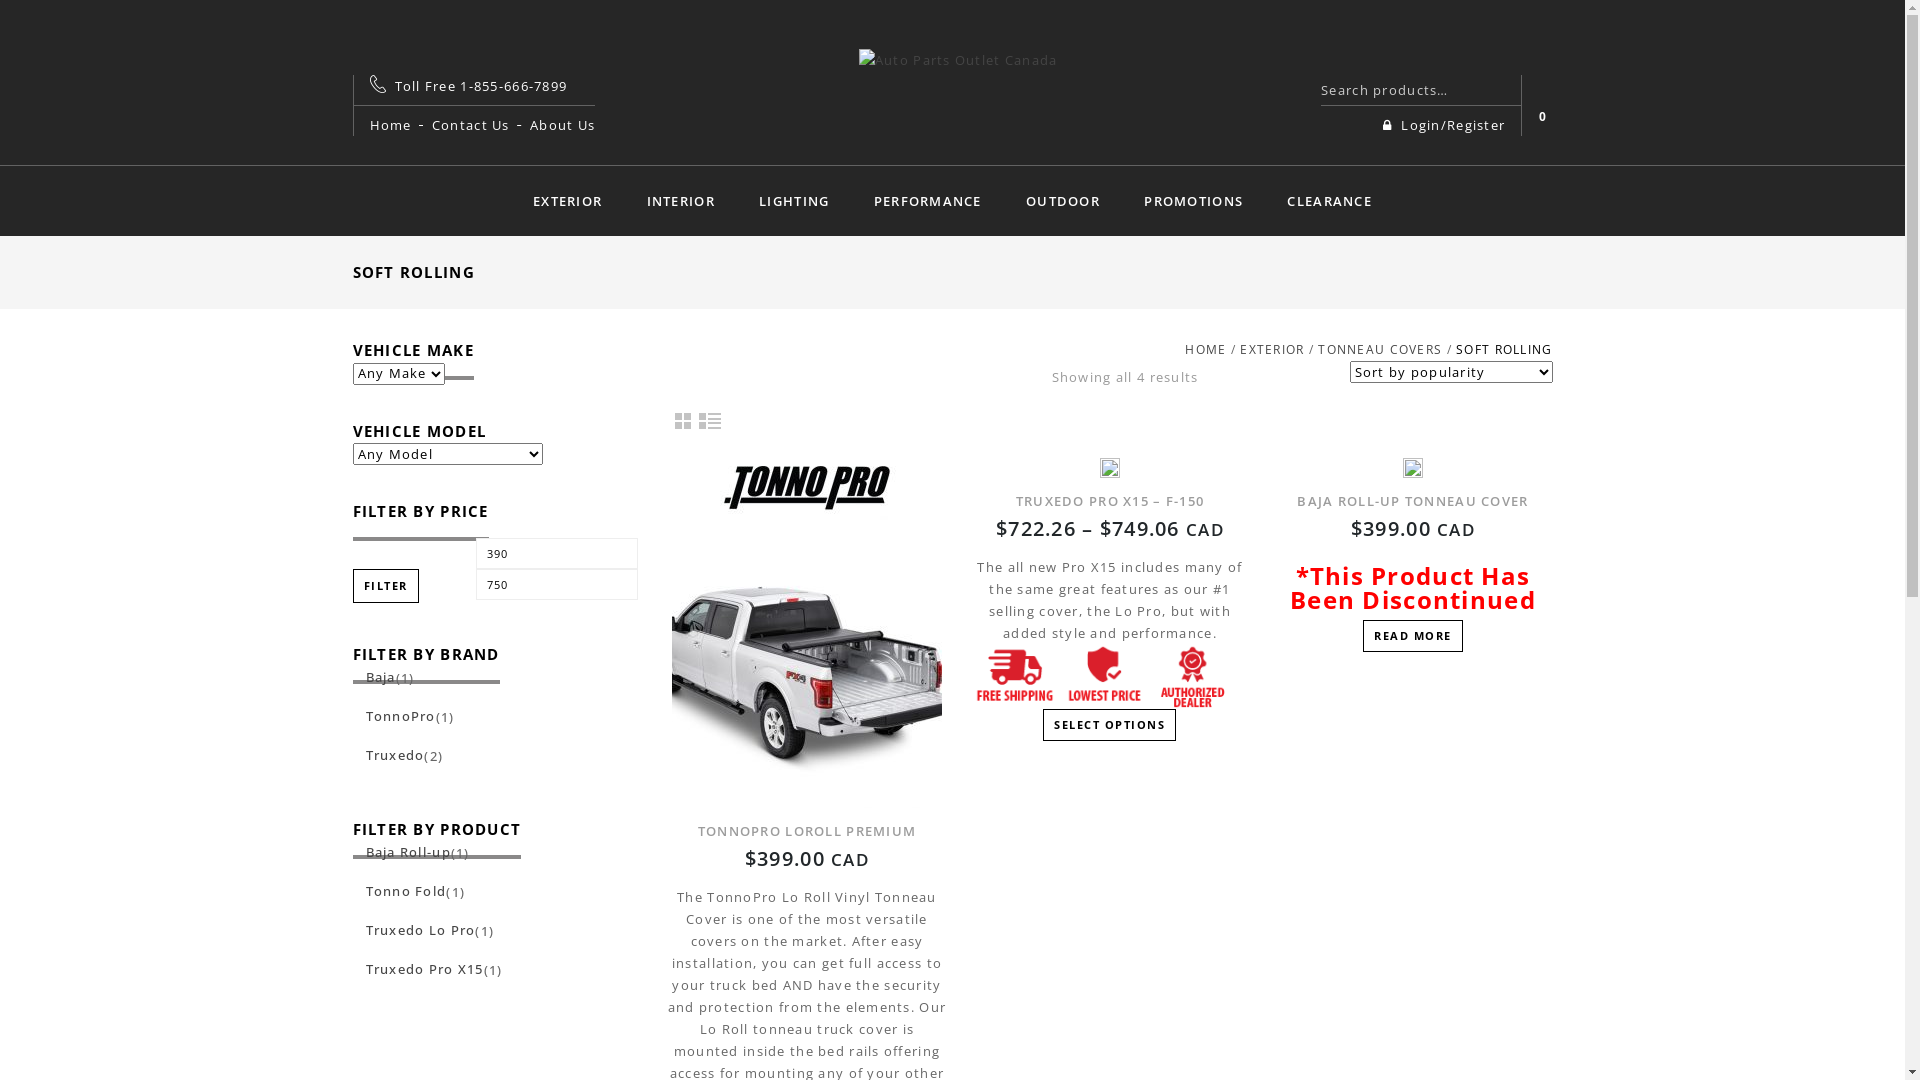 The width and height of the screenshot is (1920, 1080). I want to click on 'Tonno Fold', so click(351, 890).